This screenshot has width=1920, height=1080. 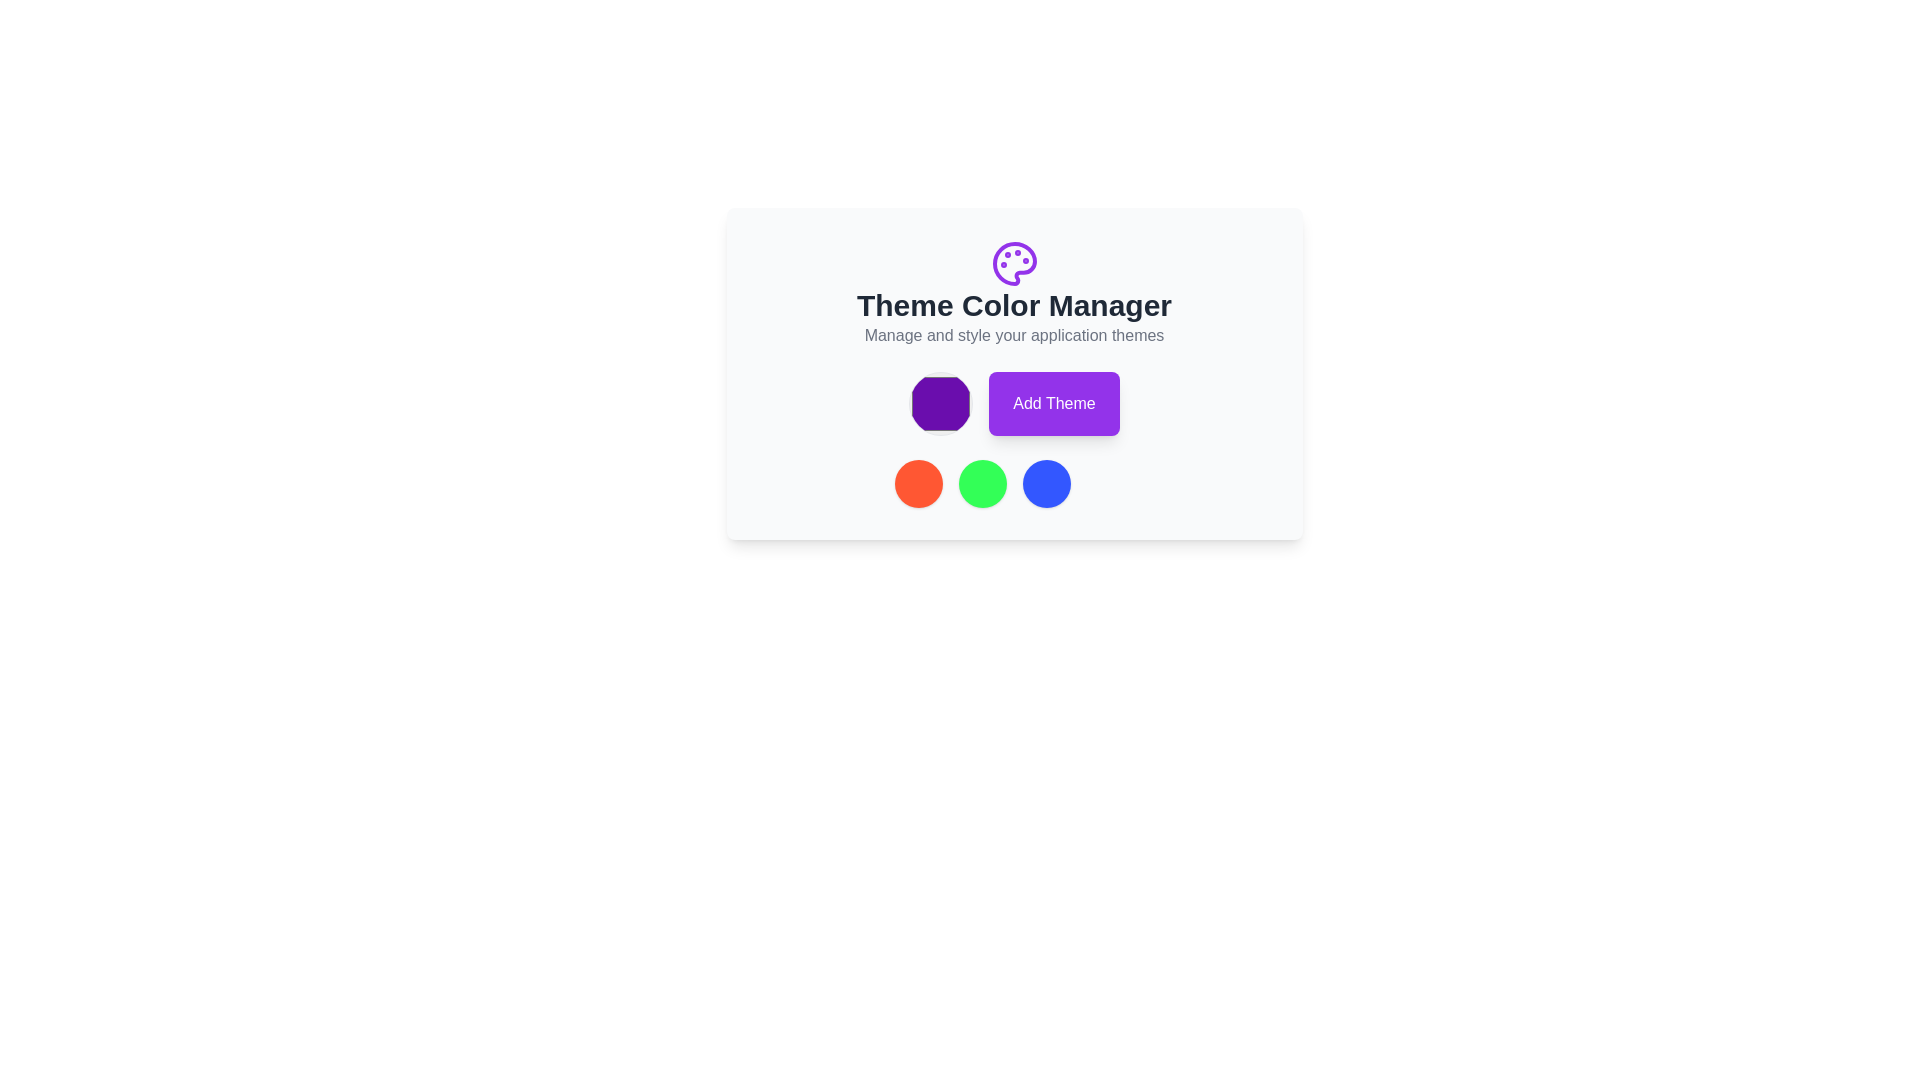 What do you see at coordinates (917, 483) in the screenshot?
I see `the circular orange-red button located at the bottom section of the UI` at bounding box center [917, 483].